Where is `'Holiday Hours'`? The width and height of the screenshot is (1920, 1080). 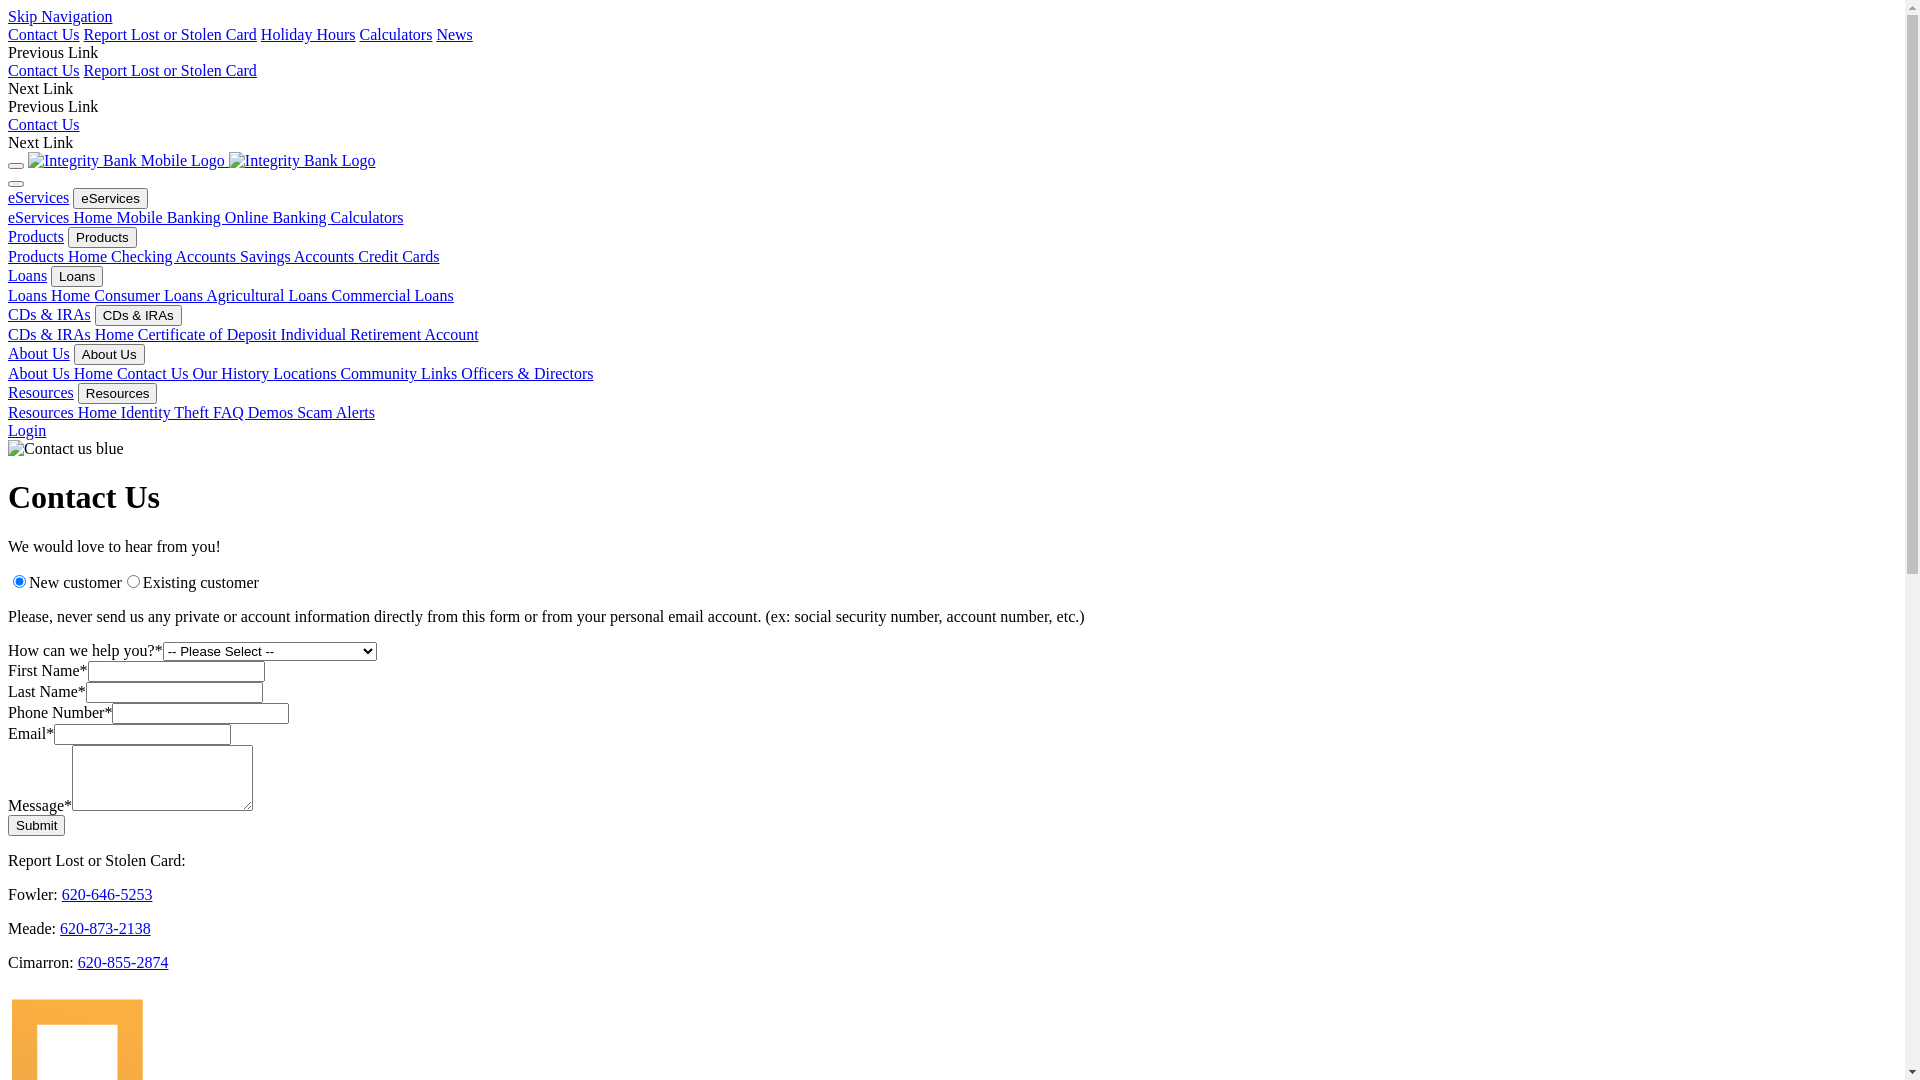 'Holiday Hours' is located at coordinates (307, 34).